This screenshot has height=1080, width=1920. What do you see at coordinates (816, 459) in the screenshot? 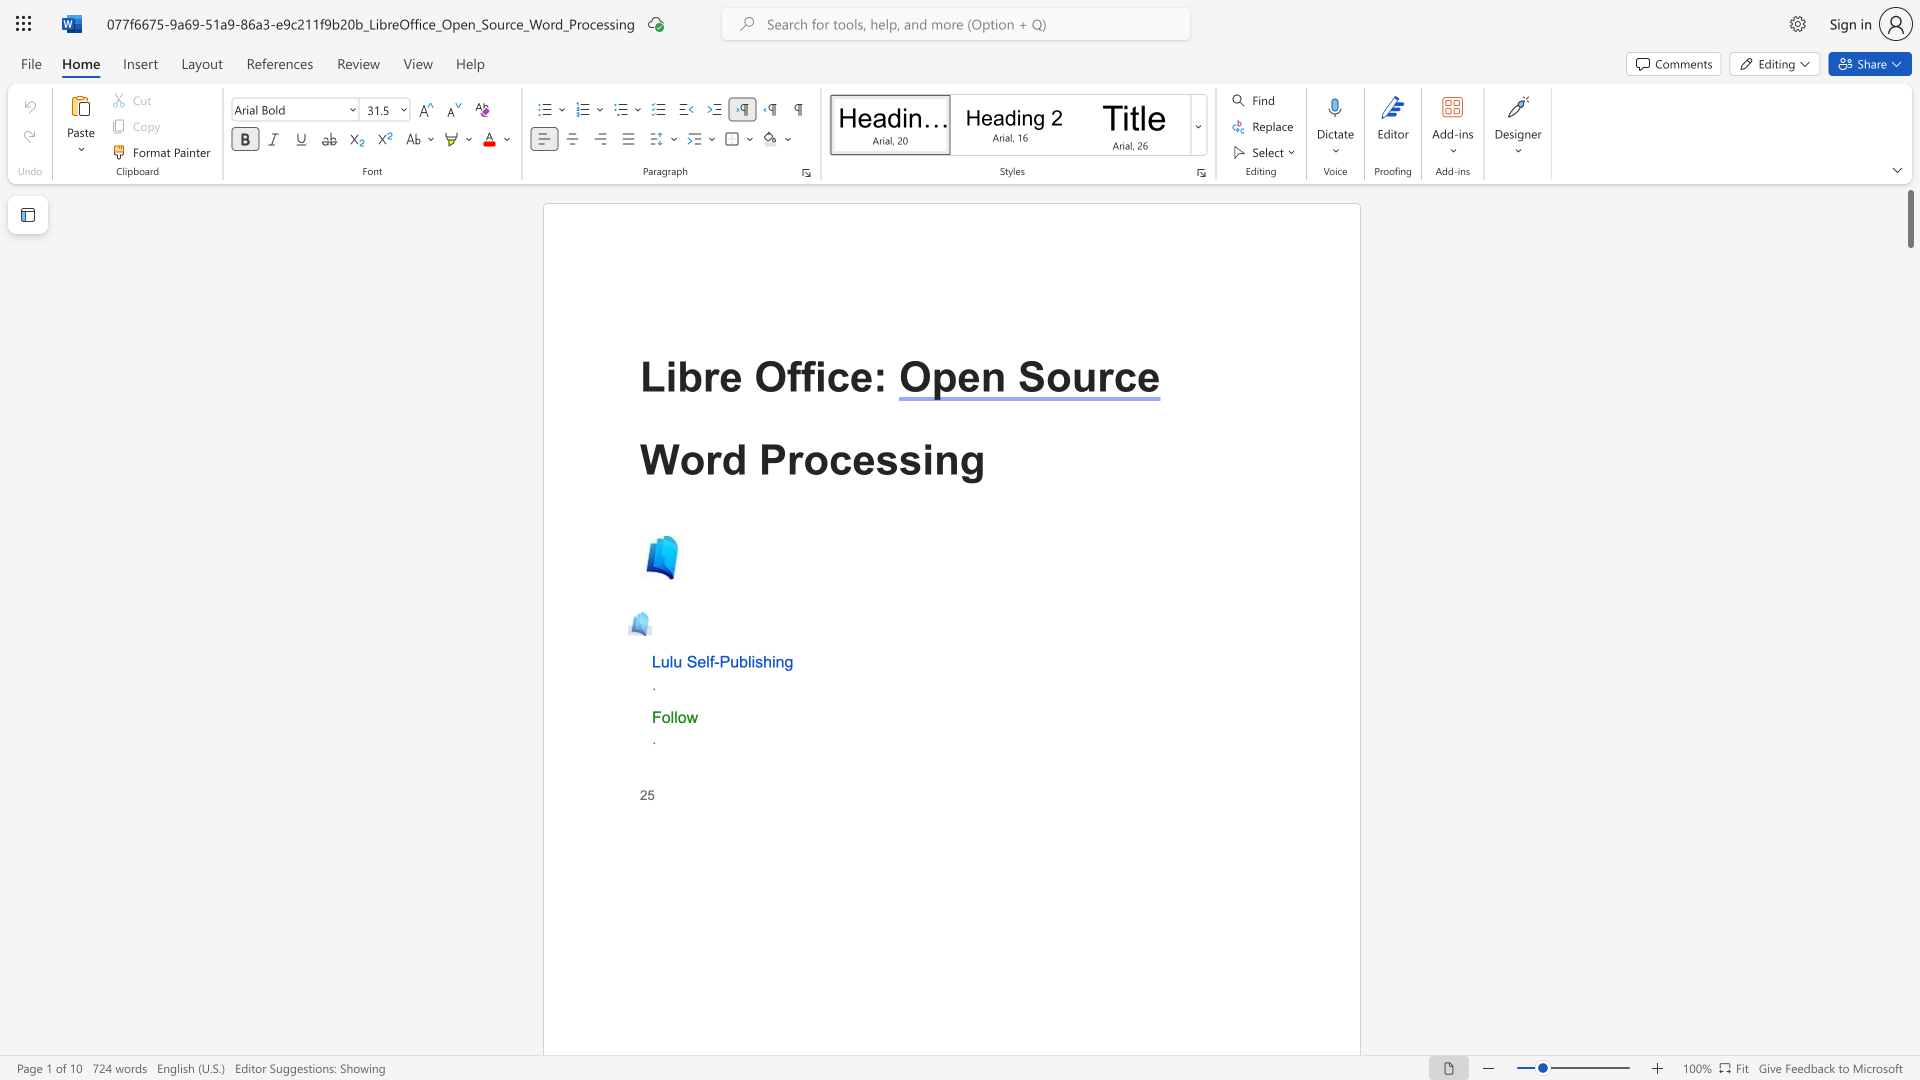
I see `the 2th character "o" in the text` at bounding box center [816, 459].